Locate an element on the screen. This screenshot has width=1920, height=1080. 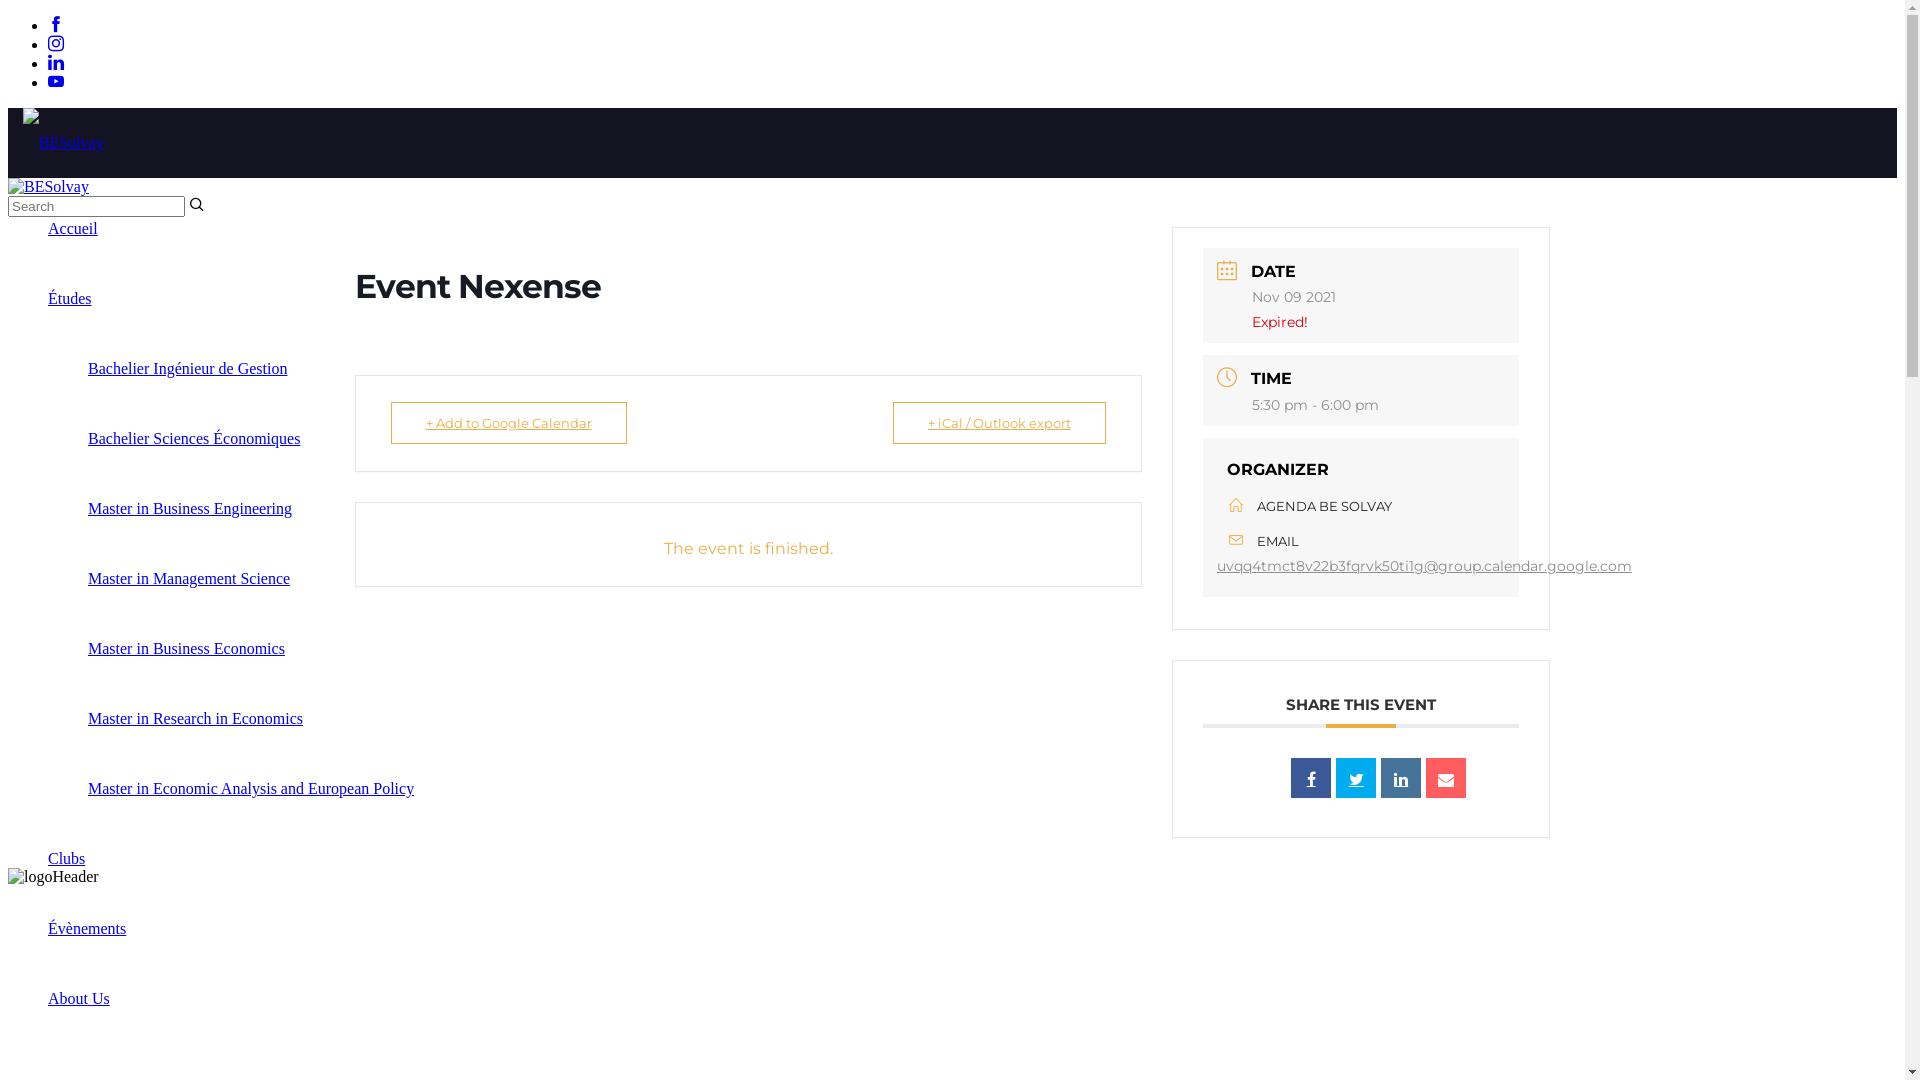
'About Us' is located at coordinates (78, 998).